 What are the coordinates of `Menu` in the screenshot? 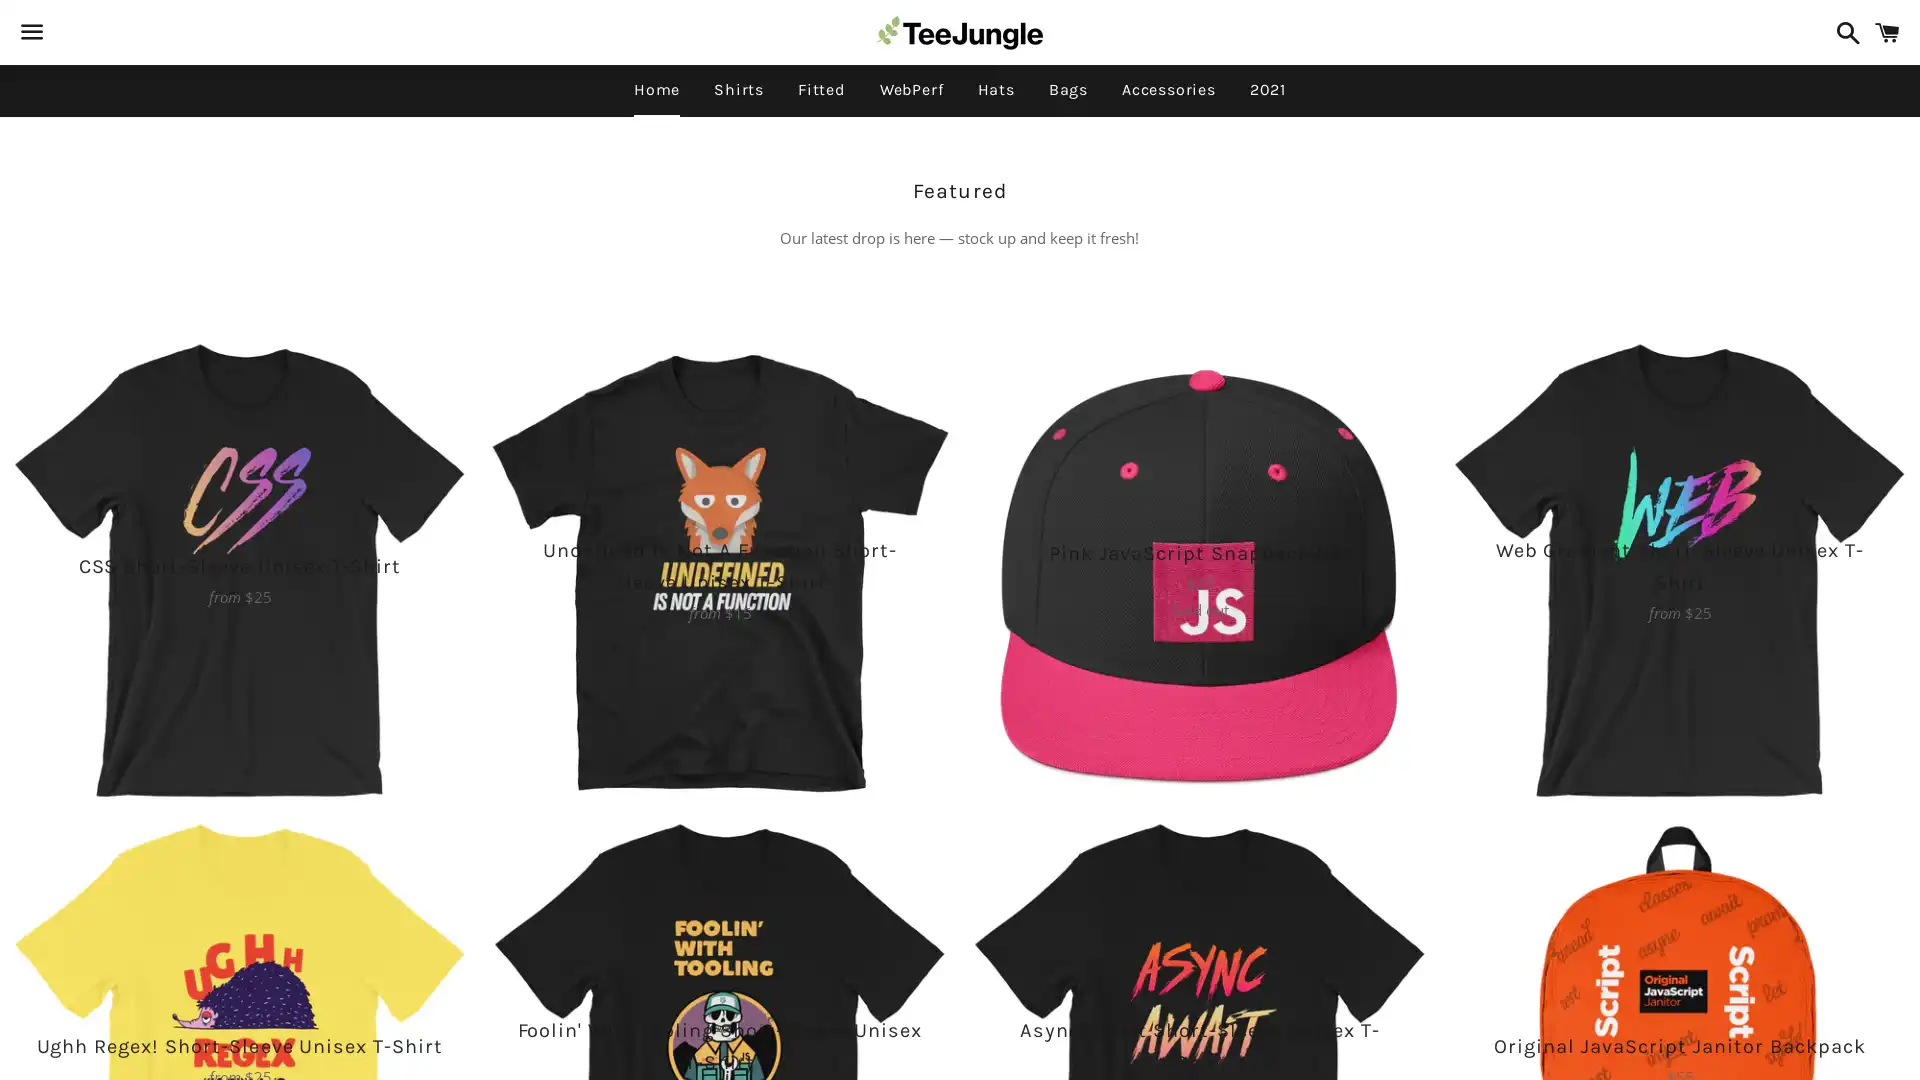 It's located at (32, 31).